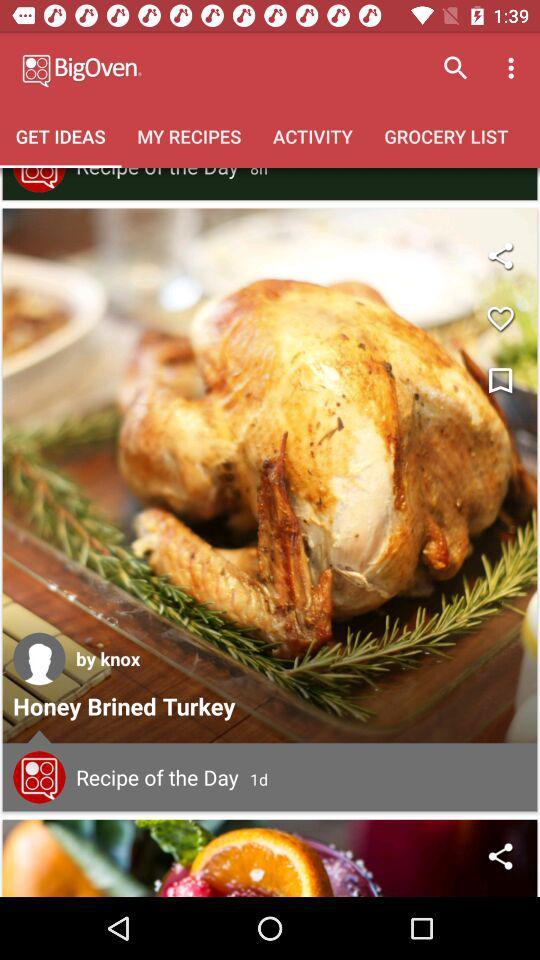 This screenshot has width=540, height=960. What do you see at coordinates (499, 380) in the screenshot?
I see `bookmark the article` at bounding box center [499, 380].